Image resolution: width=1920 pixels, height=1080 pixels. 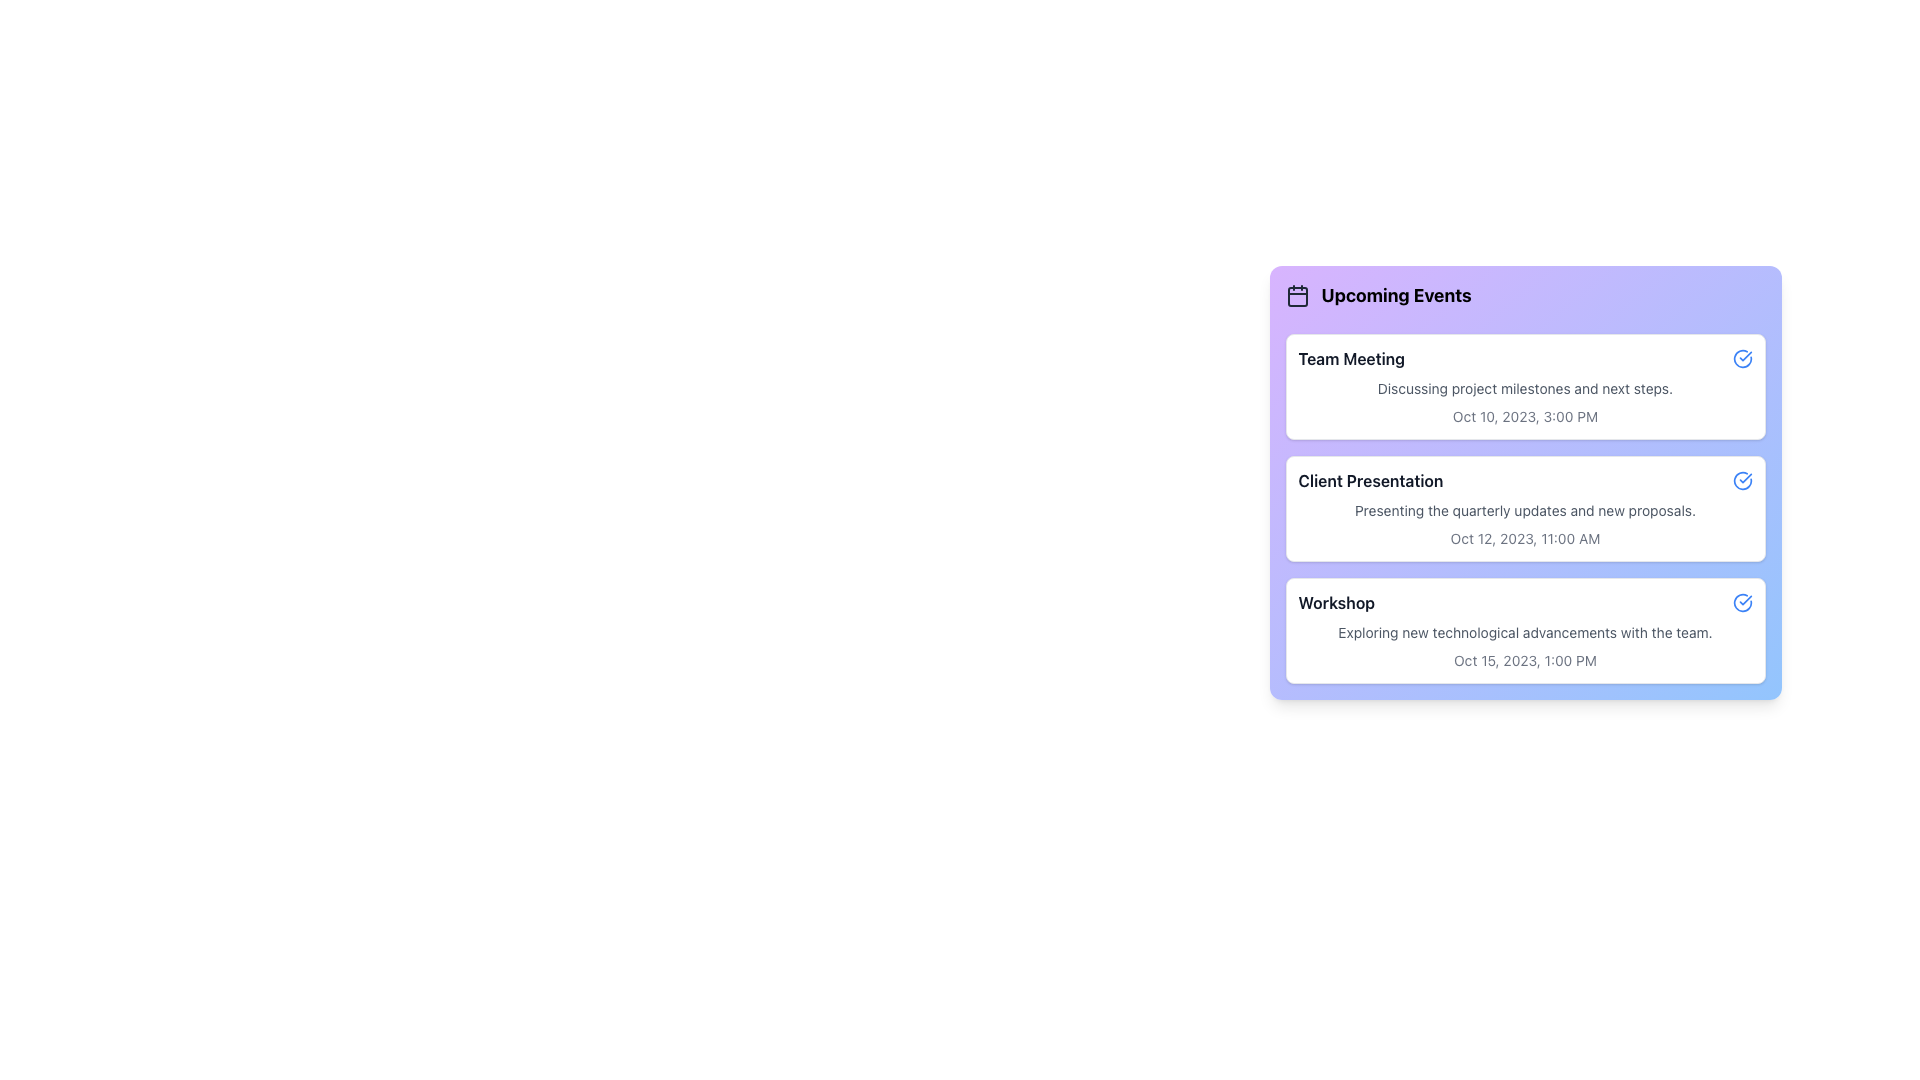 What do you see at coordinates (1524, 508) in the screenshot?
I see `the second list item that presents details about the 'Client Presentation' event, located between the 'Team Meeting' and 'Workshop' cards` at bounding box center [1524, 508].